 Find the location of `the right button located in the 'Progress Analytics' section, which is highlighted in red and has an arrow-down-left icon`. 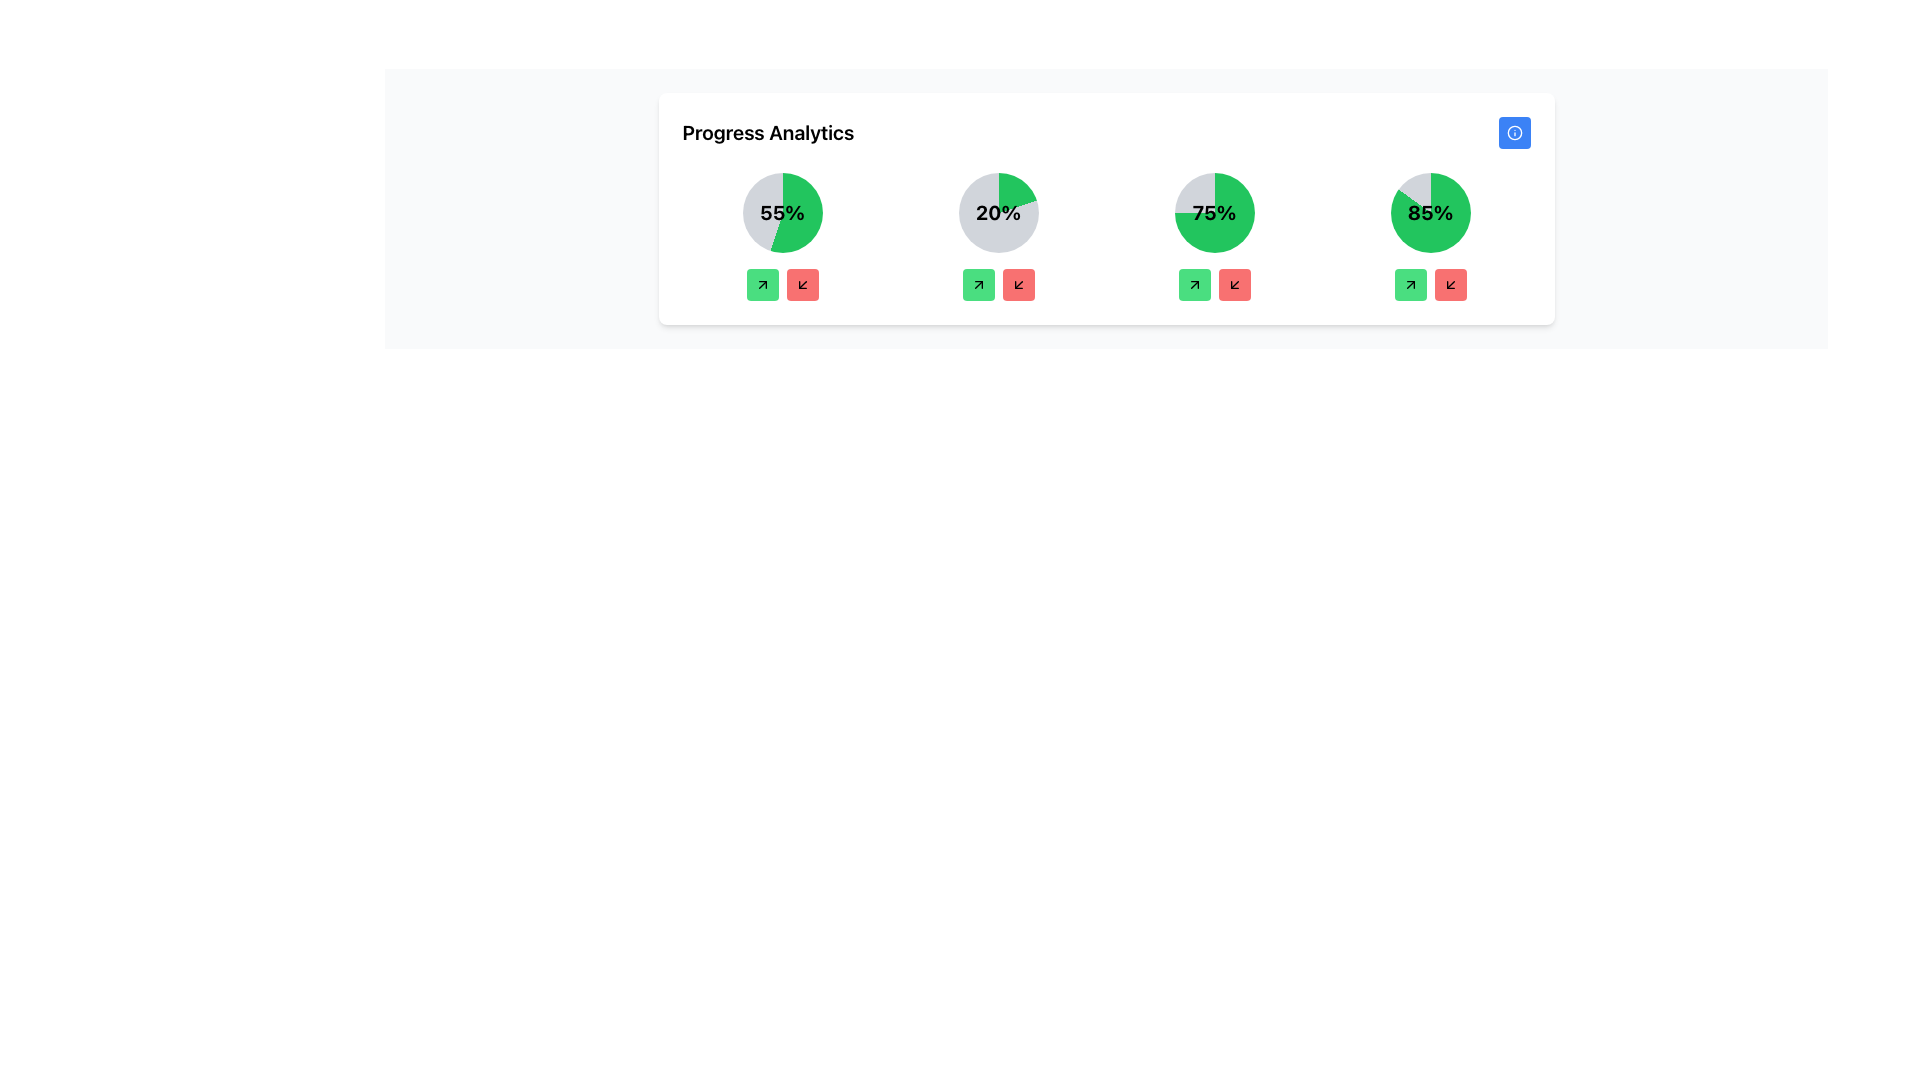

the right button located in the 'Progress Analytics' section, which is highlighted in red and has an arrow-down-left icon is located at coordinates (802, 285).